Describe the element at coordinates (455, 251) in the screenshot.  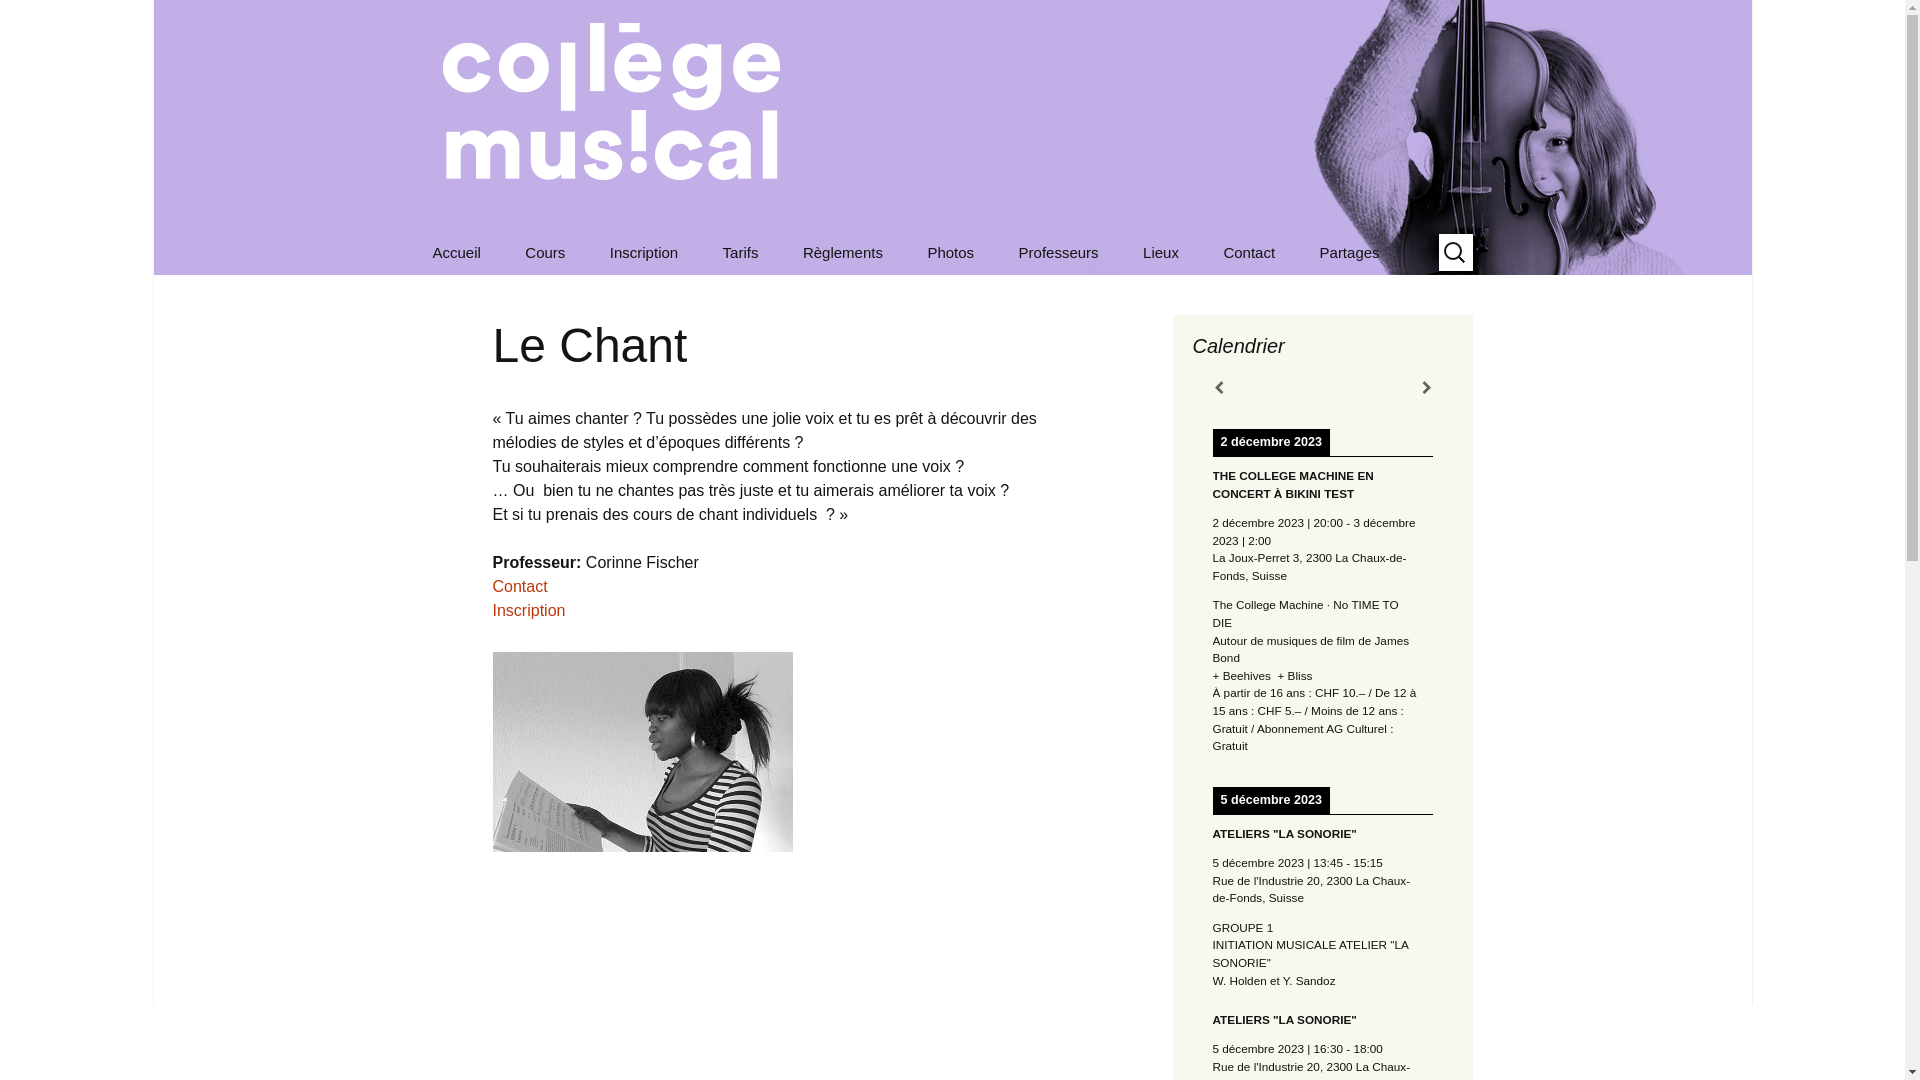
I see `'Accueil'` at that location.